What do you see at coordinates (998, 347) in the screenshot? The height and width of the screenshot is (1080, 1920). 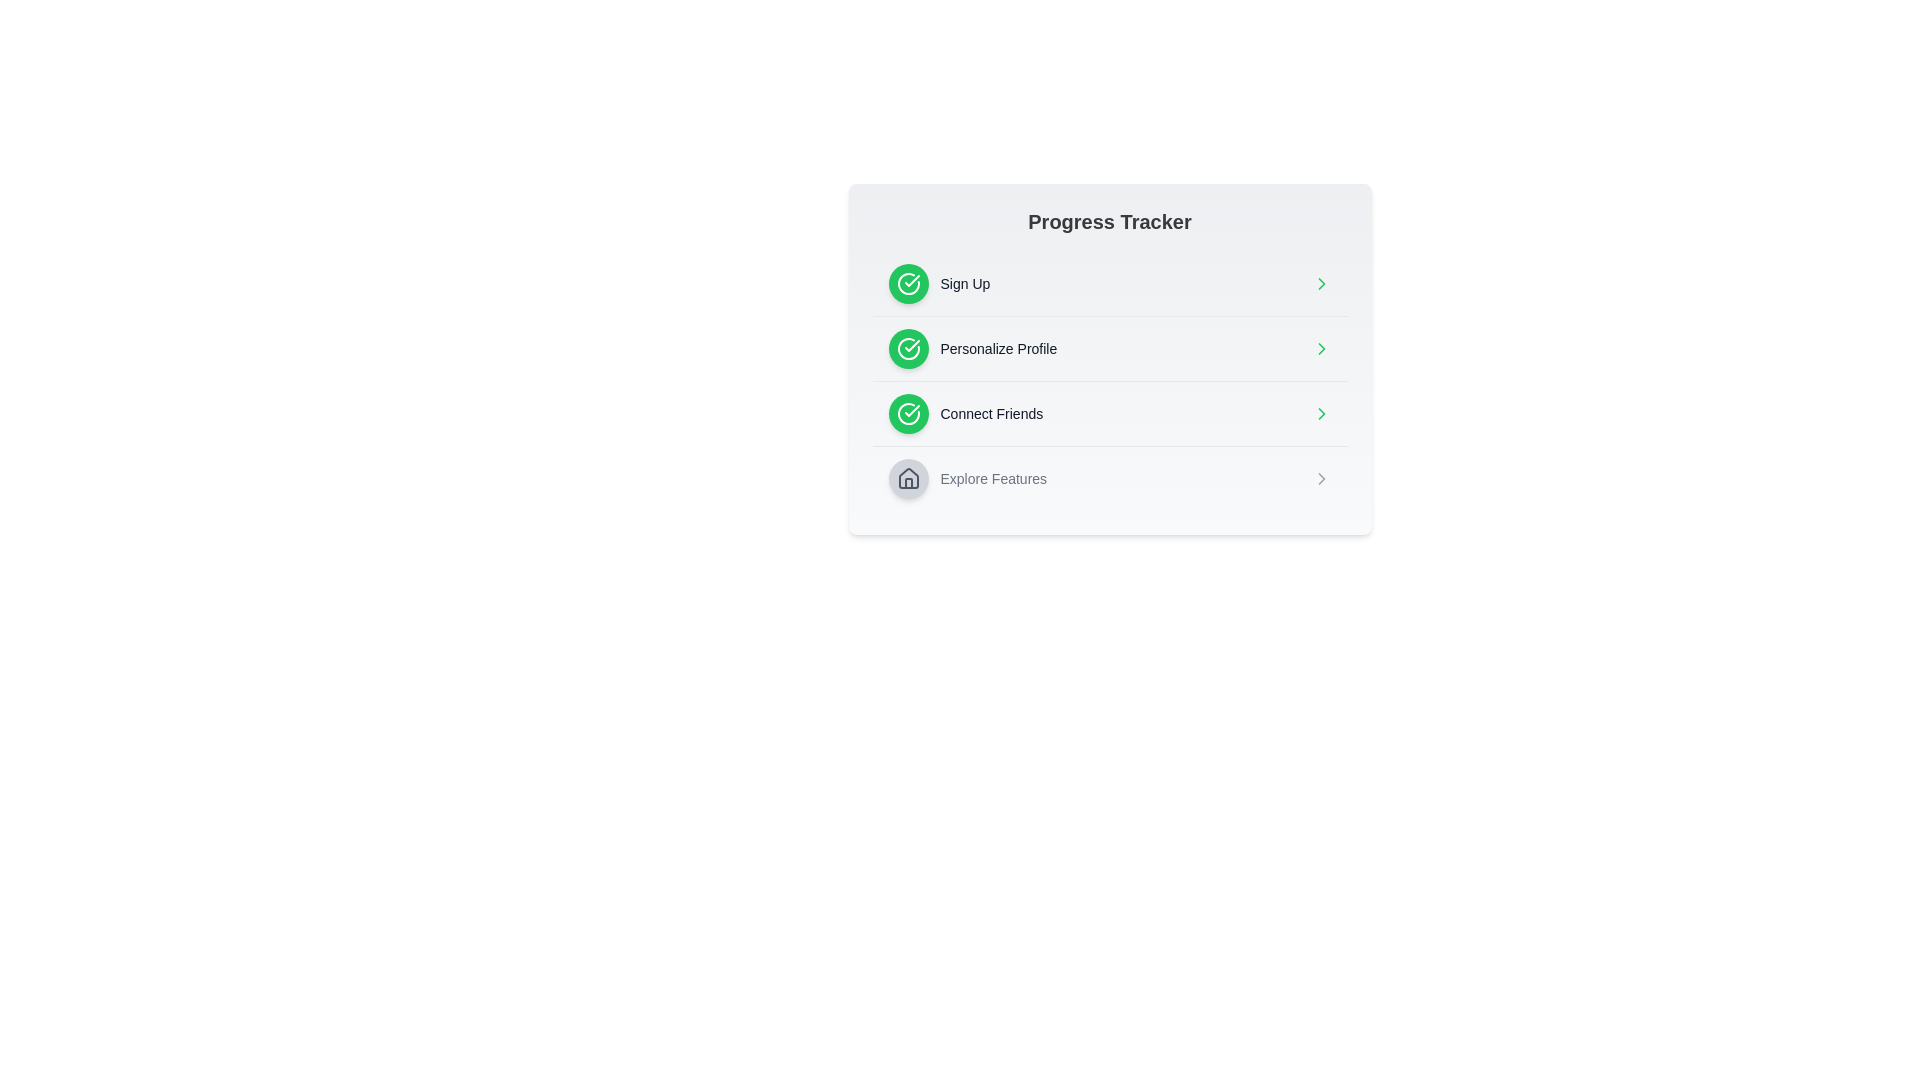 I see `the 'Personalize Profile' text label in the progress tracker, which is the second item in the list under the 'Progress Tracker' header` at bounding box center [998, 347].